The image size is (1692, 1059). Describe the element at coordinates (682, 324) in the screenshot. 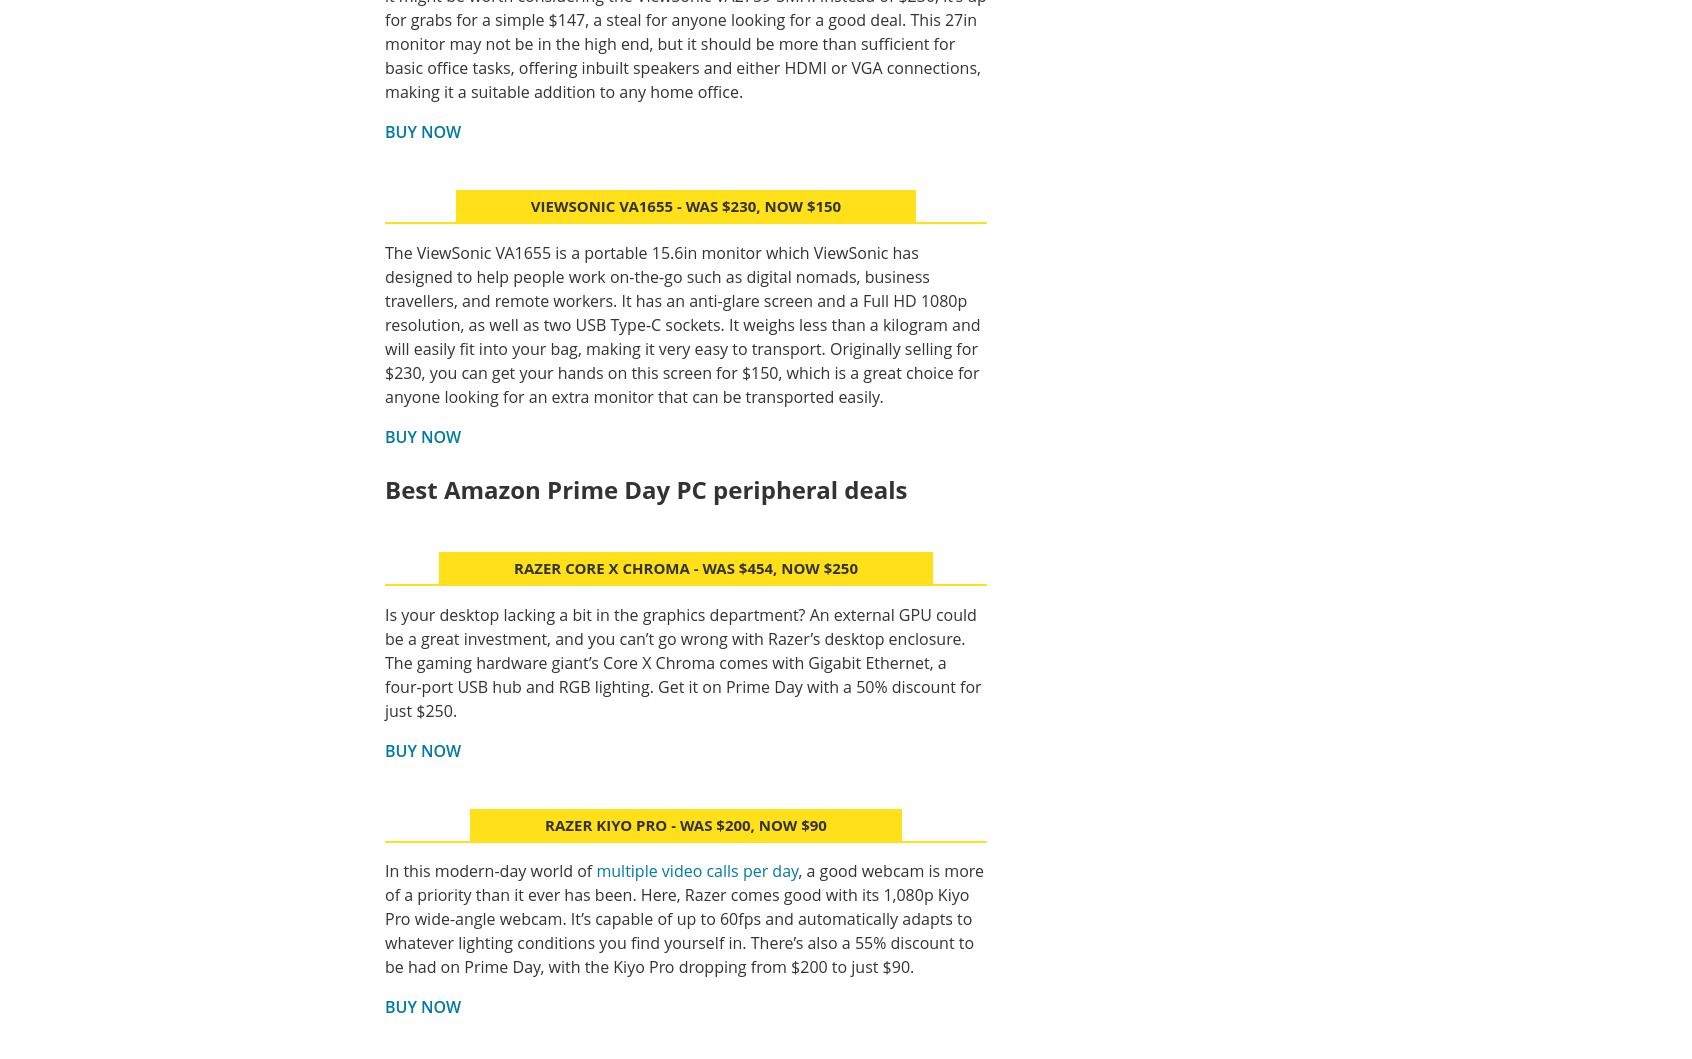

I see `'The ViewSonic VA1655 is a portable 15.6in monitor which ViewSonic has designed to help people work on-the-go such as digital nomads, business travellers, and remote workers. It has an anti-glare screen and a Full HD 1080p resolution, as well as two USB Type-C sockets. It weighs less than a kilogram and will easily fit into your bag, making it very easy to transport. Originally selling for $230, you can get your hands on this screen for $150, which is a great choice for anyone looking for an extra monitor that can be transported easily.'` at that location.